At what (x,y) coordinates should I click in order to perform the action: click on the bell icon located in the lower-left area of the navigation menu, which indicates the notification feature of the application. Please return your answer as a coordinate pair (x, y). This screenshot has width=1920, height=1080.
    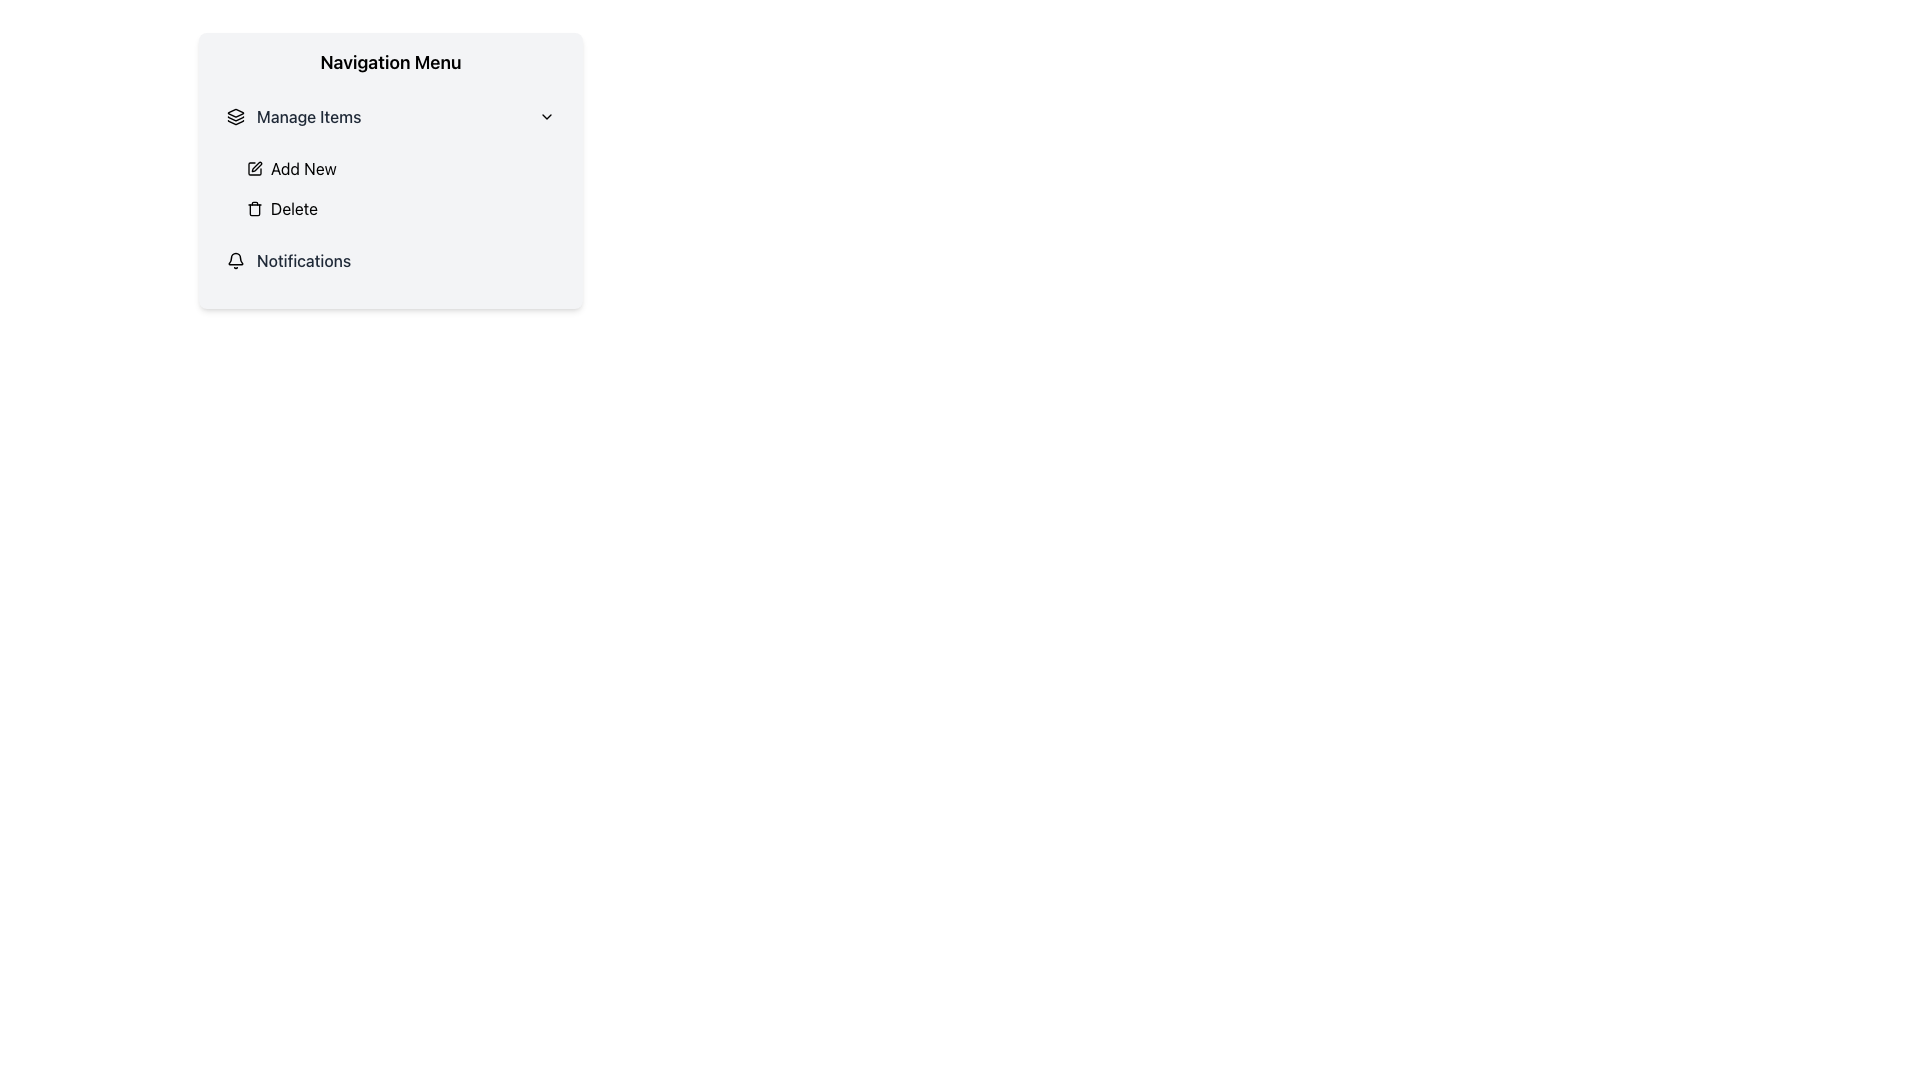
    Looking at the image, I should click on (235, 258).